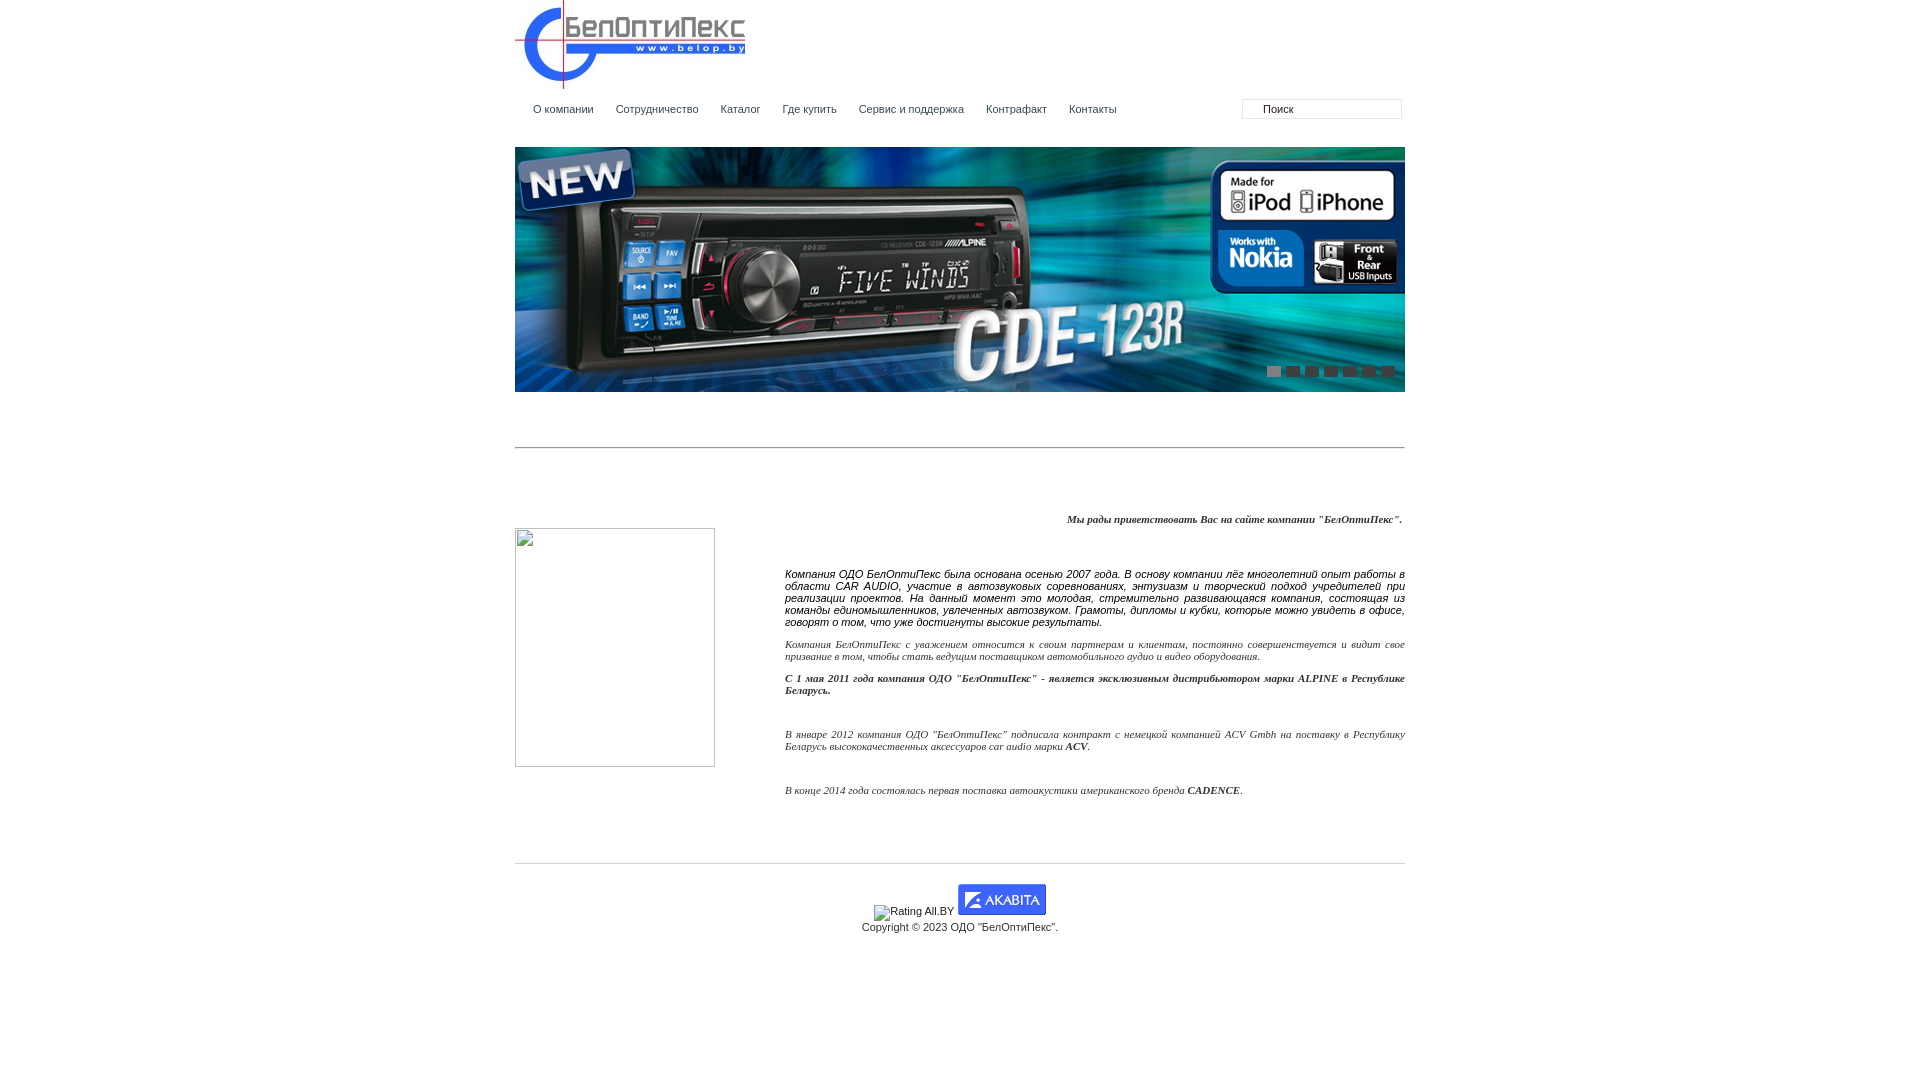 The image size is (1920, 1080). I want to click on '3', so click(1311, 371).